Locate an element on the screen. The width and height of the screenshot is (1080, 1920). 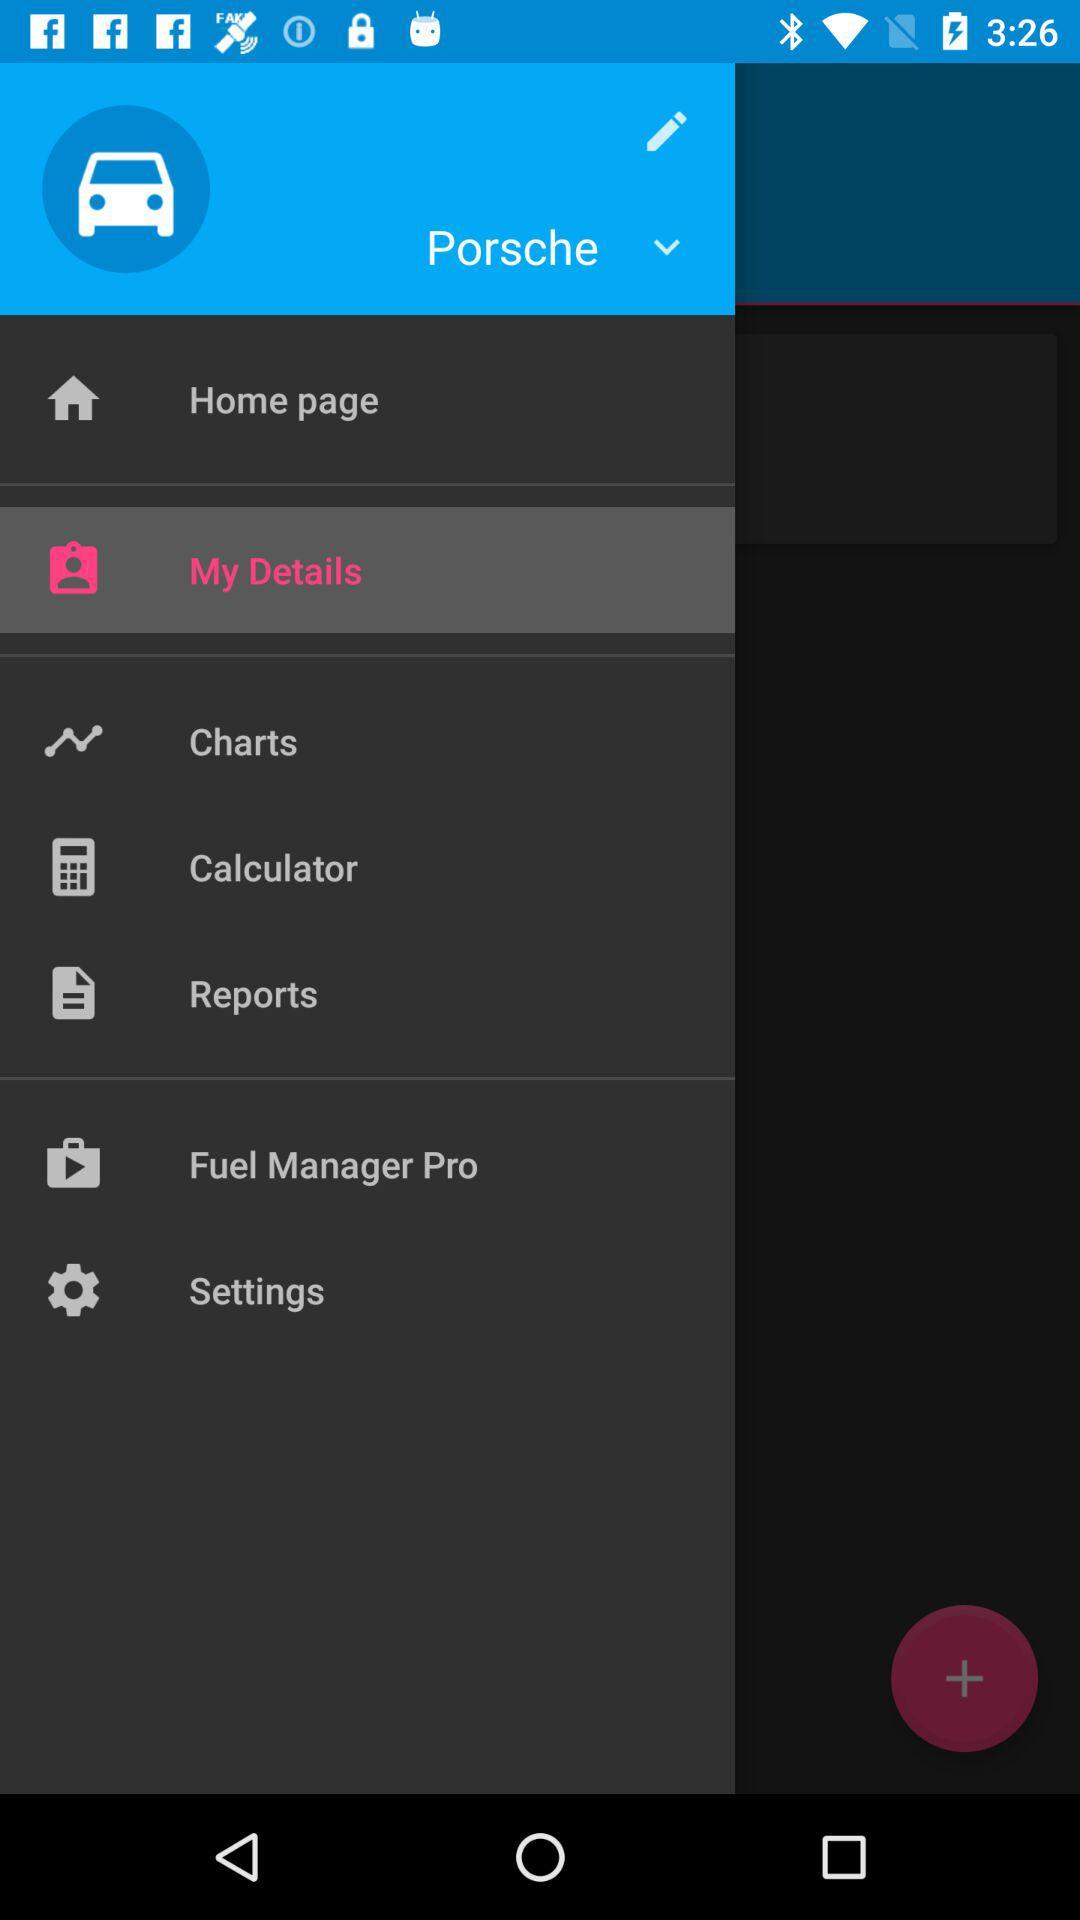
the add icon is located at coordinates (963, 1678).